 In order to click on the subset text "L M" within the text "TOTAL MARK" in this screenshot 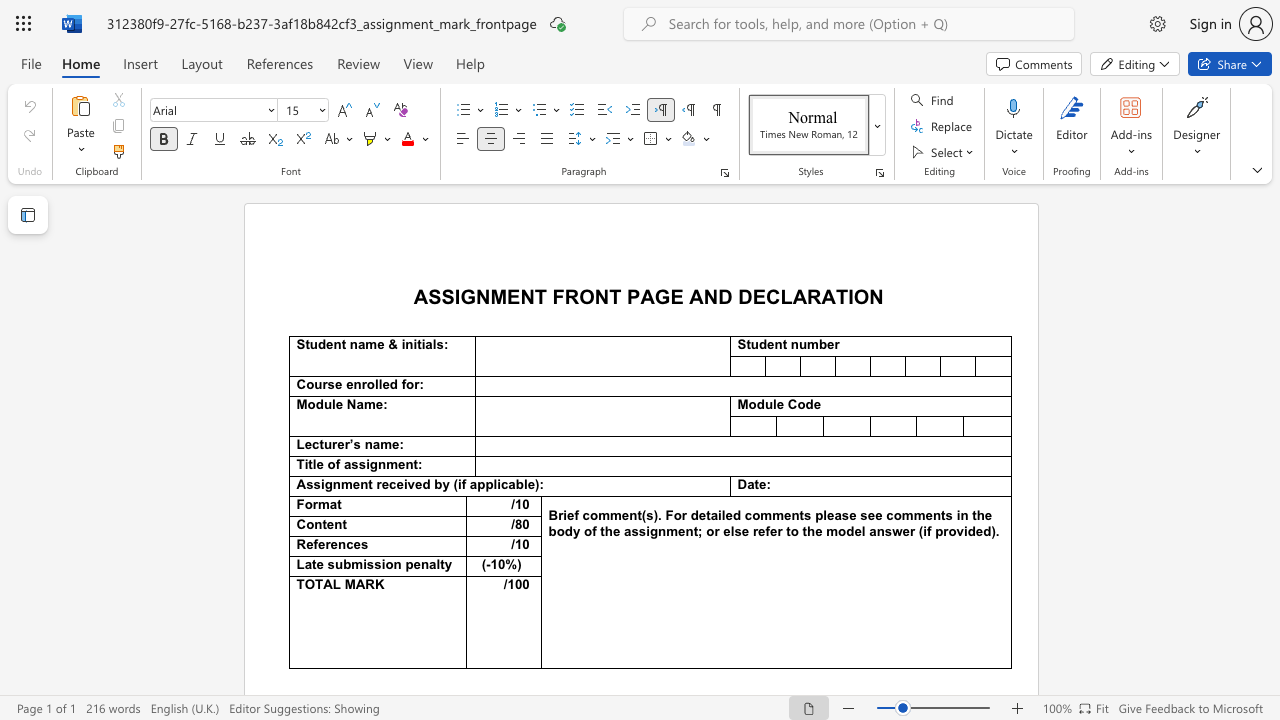, I will do `click(332, 585)`.